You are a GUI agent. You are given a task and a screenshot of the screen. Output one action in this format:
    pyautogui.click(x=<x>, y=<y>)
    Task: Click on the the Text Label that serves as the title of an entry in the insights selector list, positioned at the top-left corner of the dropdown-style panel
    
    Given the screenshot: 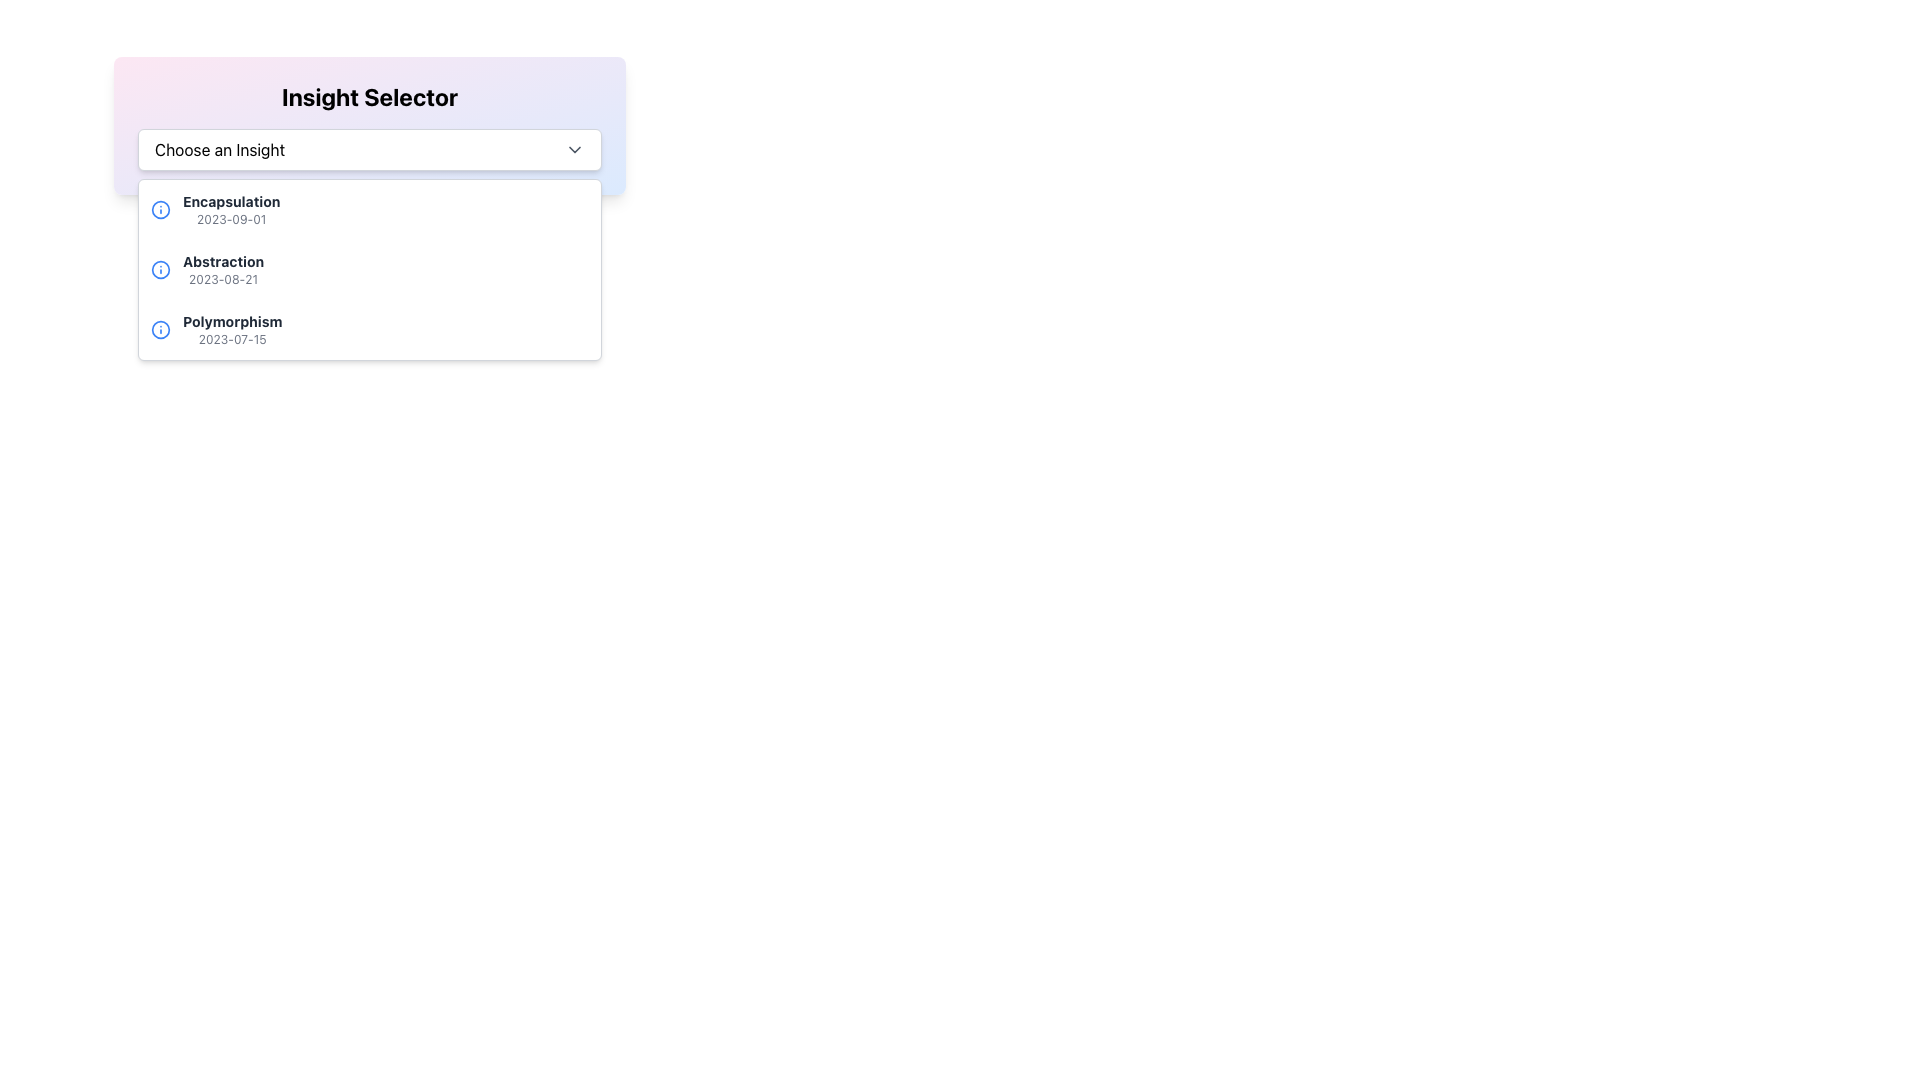 What is the action you would take?
    pyautogui.click(x=231, y=201)
    